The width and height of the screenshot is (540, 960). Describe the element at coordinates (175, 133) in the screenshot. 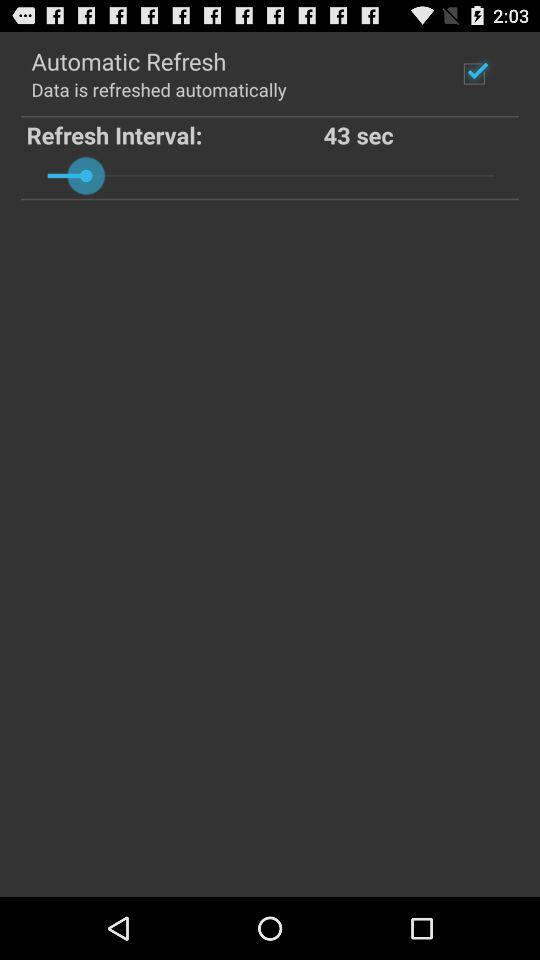

I see `refresh interval: item` at that location.